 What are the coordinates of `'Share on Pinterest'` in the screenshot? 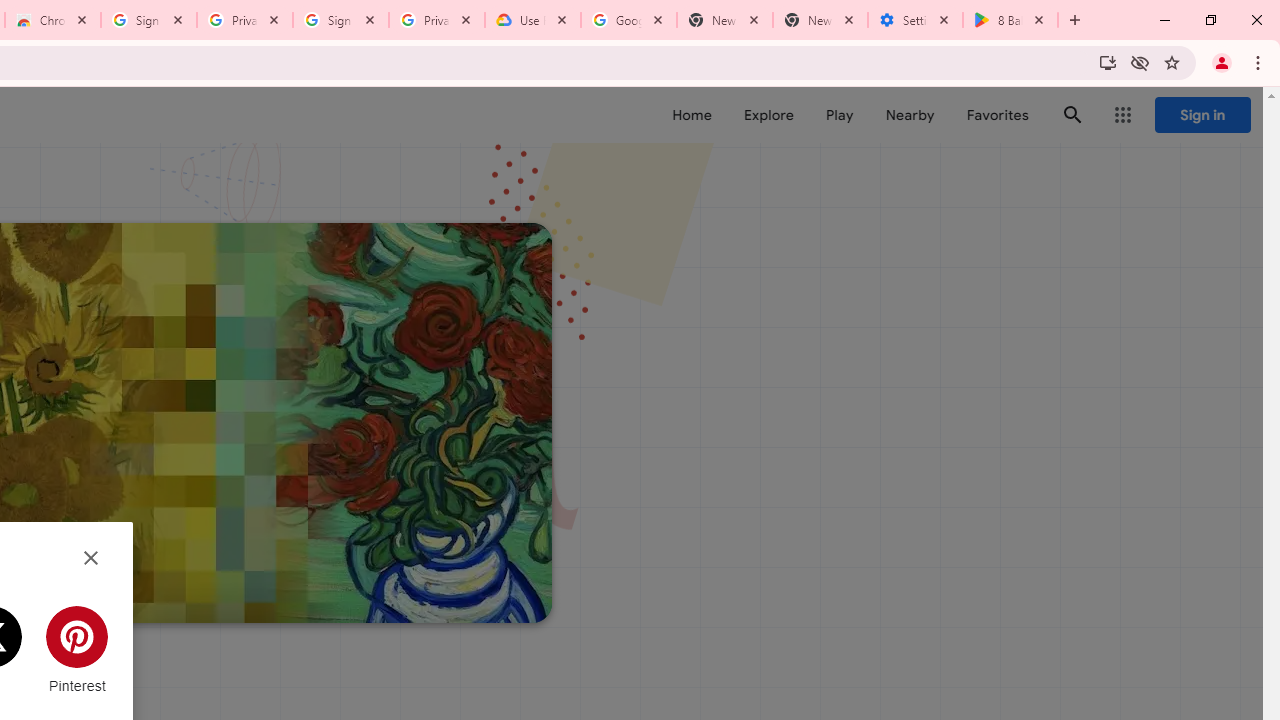 It's located at (77, 650).